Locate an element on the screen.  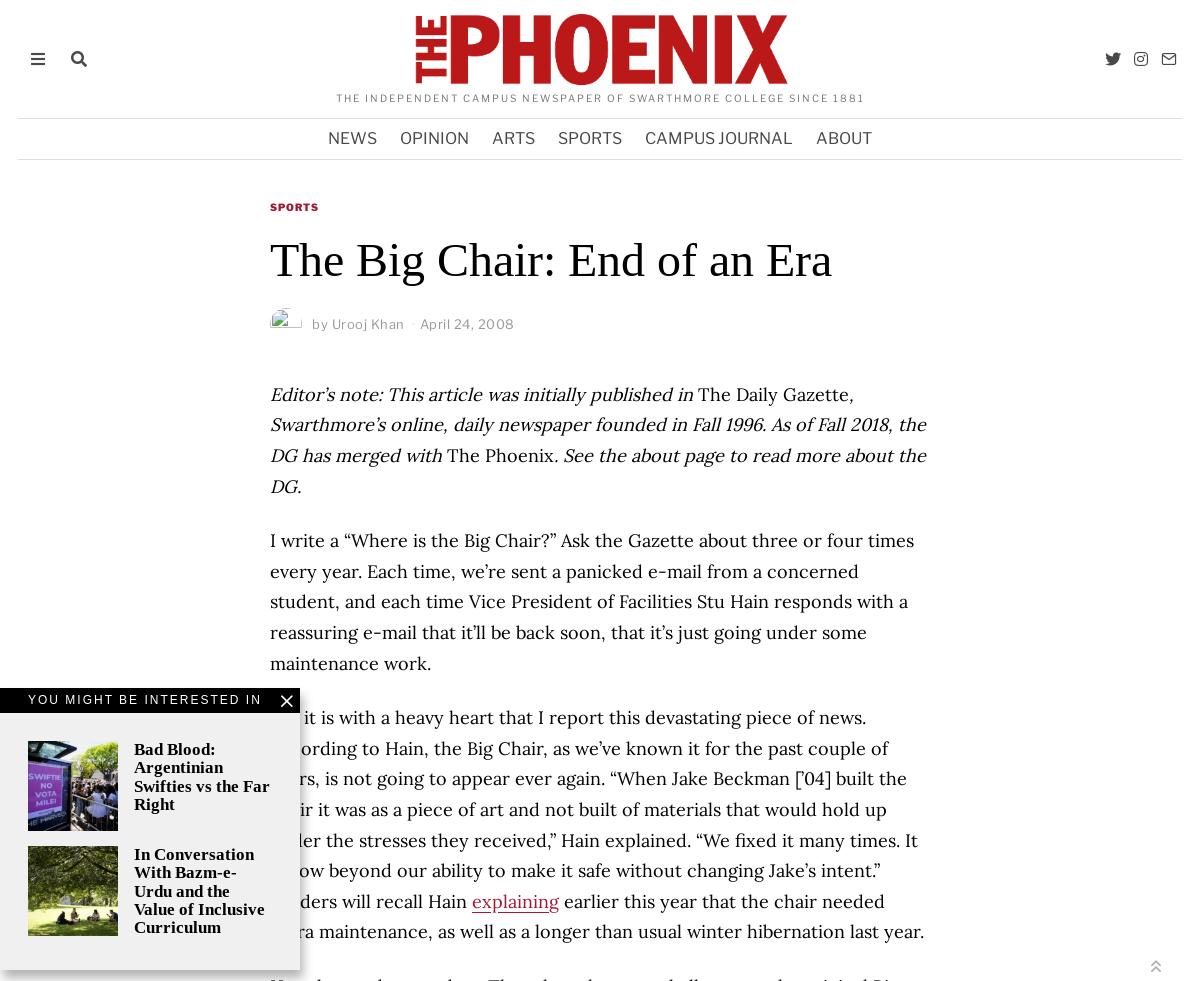
'Suggestions' is located at coordinates (248, 542).